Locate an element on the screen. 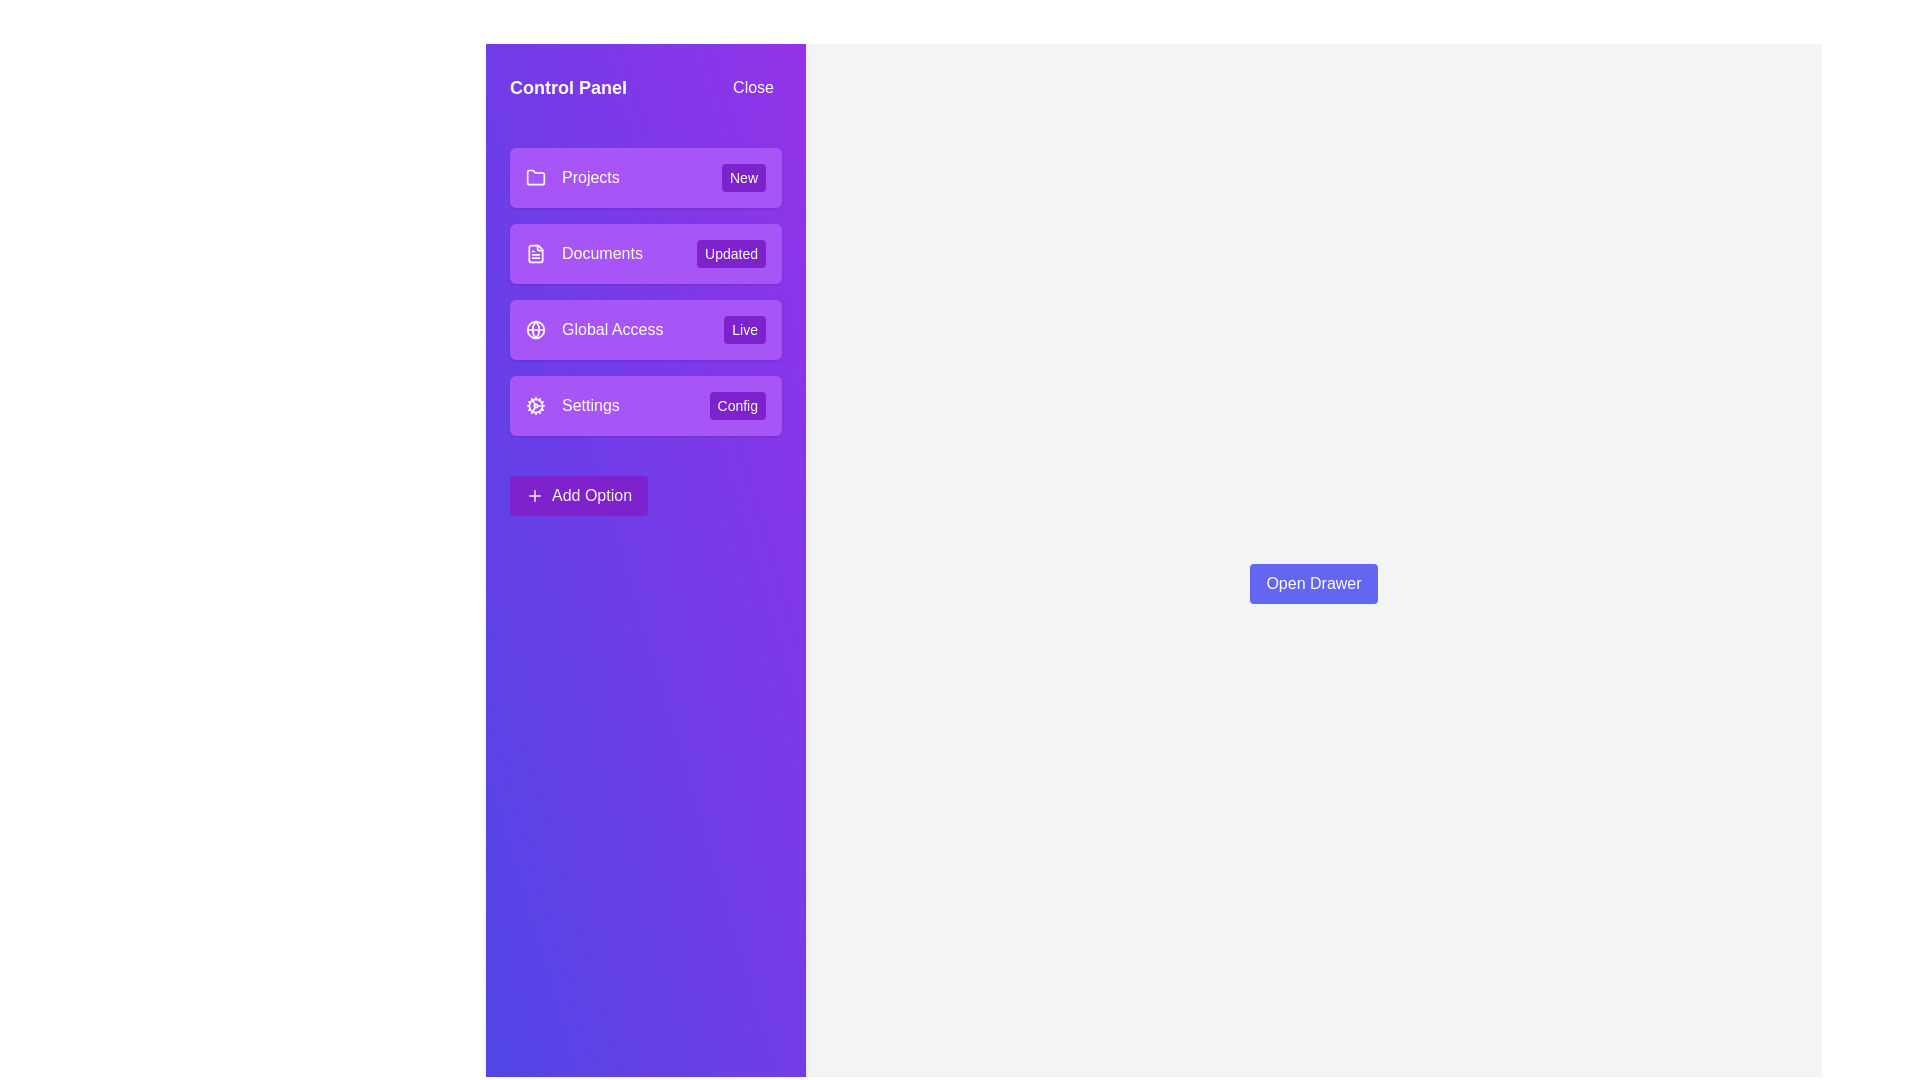 The height and width of the screenshot is (1080, 1920). the tag associated with the menu item Projects is located at coordinates (743, 176).